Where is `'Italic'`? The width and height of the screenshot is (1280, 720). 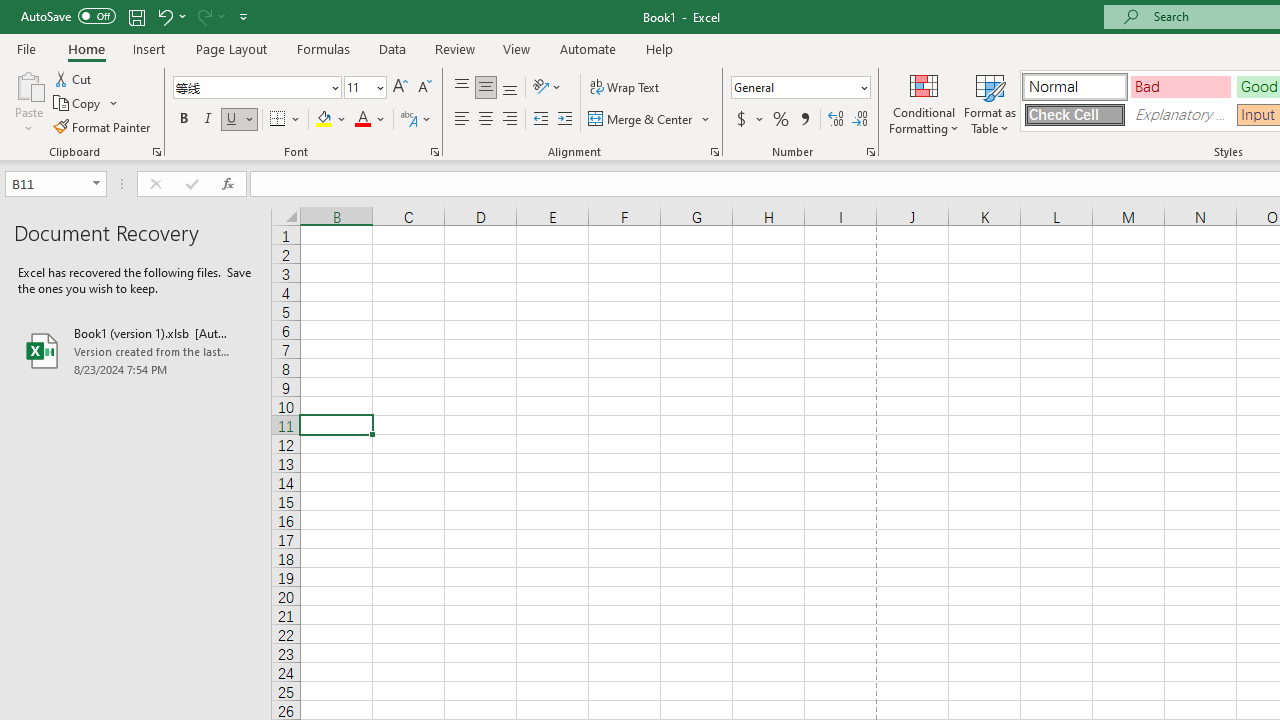
'Italic' is located at coordinates (208, 119).